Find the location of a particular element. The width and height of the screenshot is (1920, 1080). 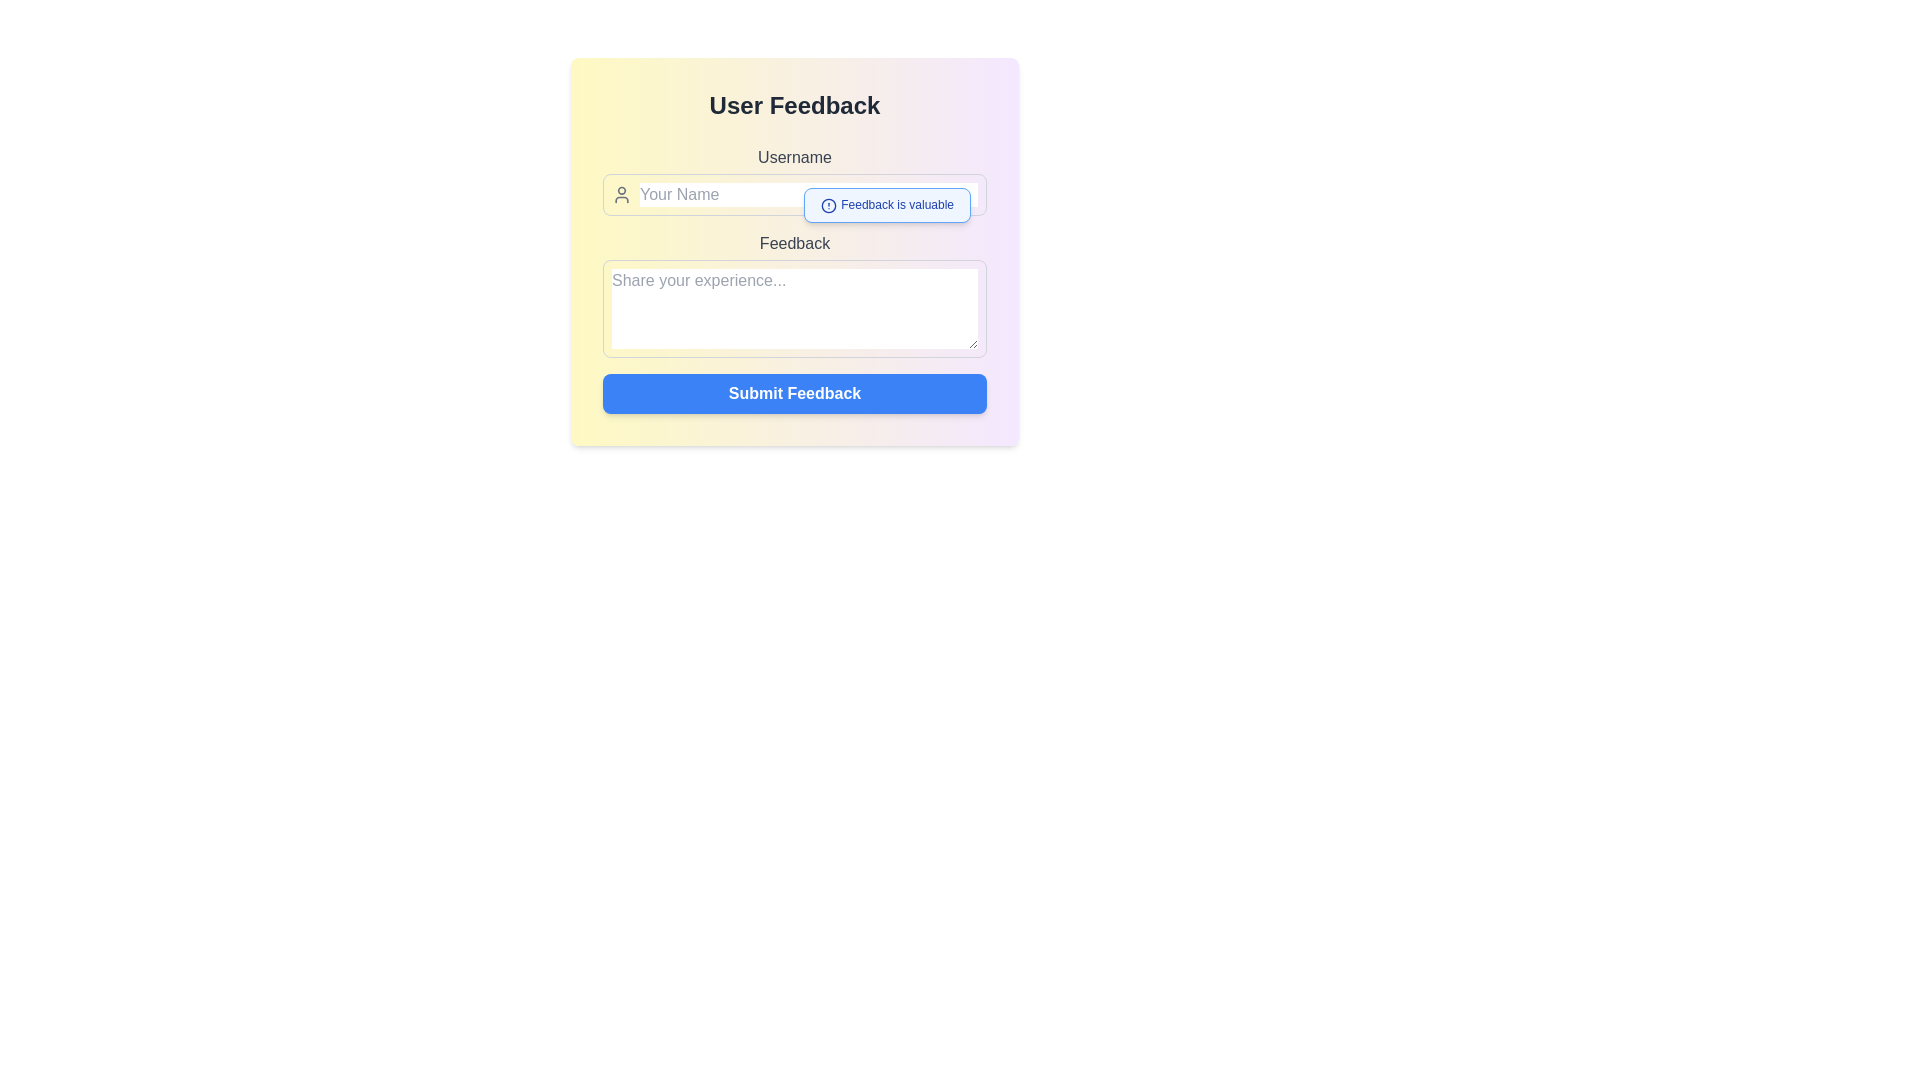

the 'Submit Feedback' button, which is a rectangular button with a blue background and white bold text, located at the bottom of the 'User Feedback' form is located at coordinates (794, 393).